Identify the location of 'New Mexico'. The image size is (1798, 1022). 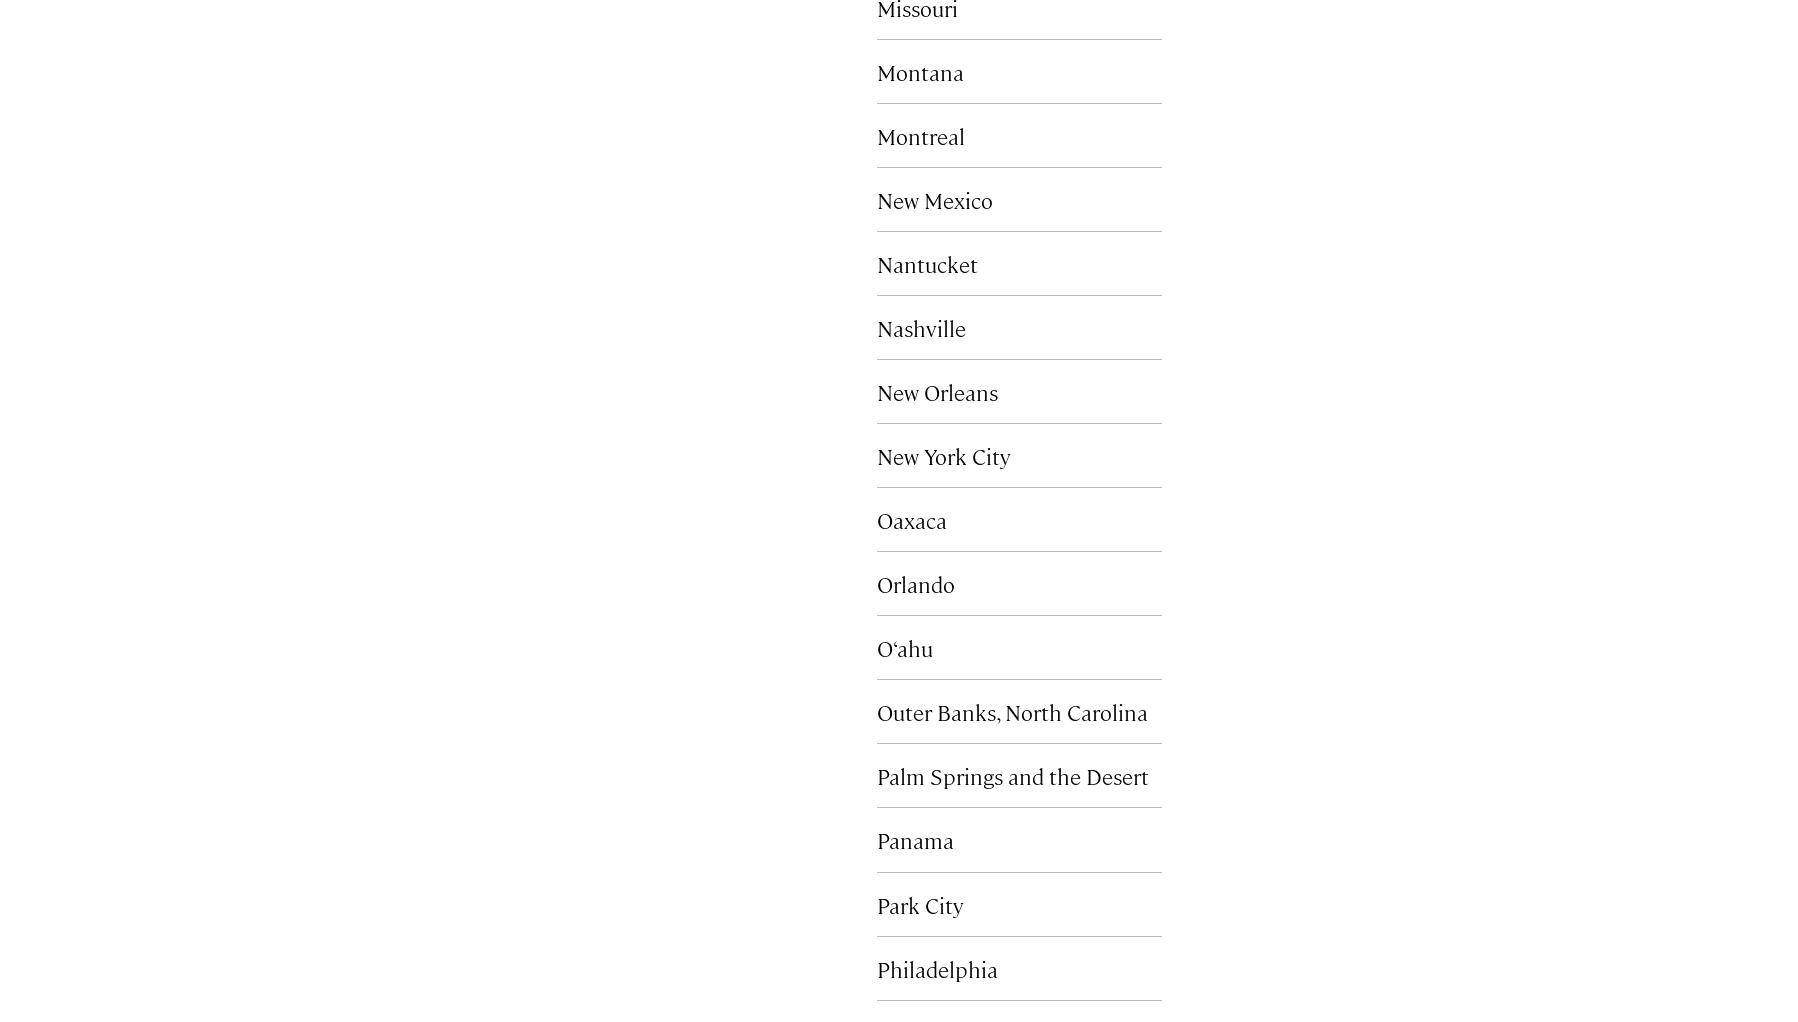
(877, 199).